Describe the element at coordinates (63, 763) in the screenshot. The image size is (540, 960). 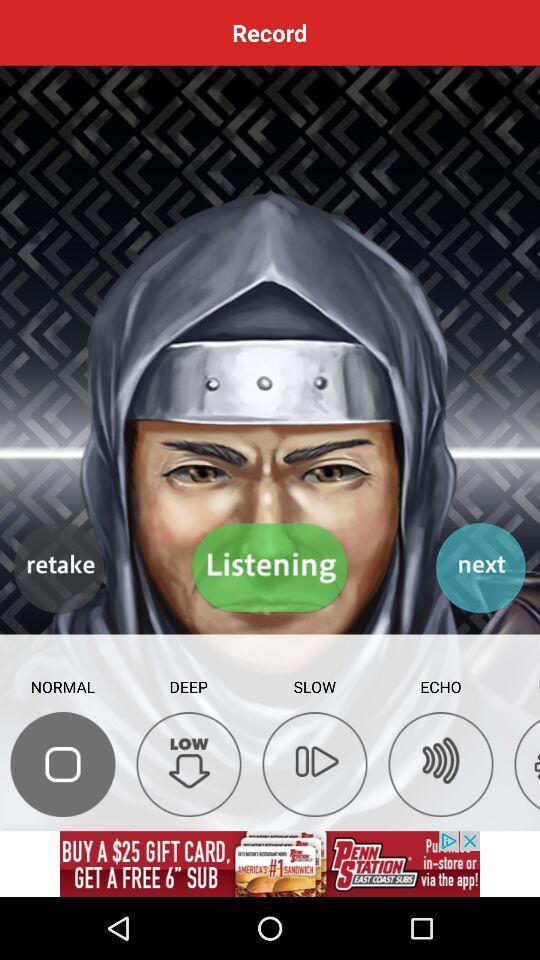
I see `voice option button` at that location.